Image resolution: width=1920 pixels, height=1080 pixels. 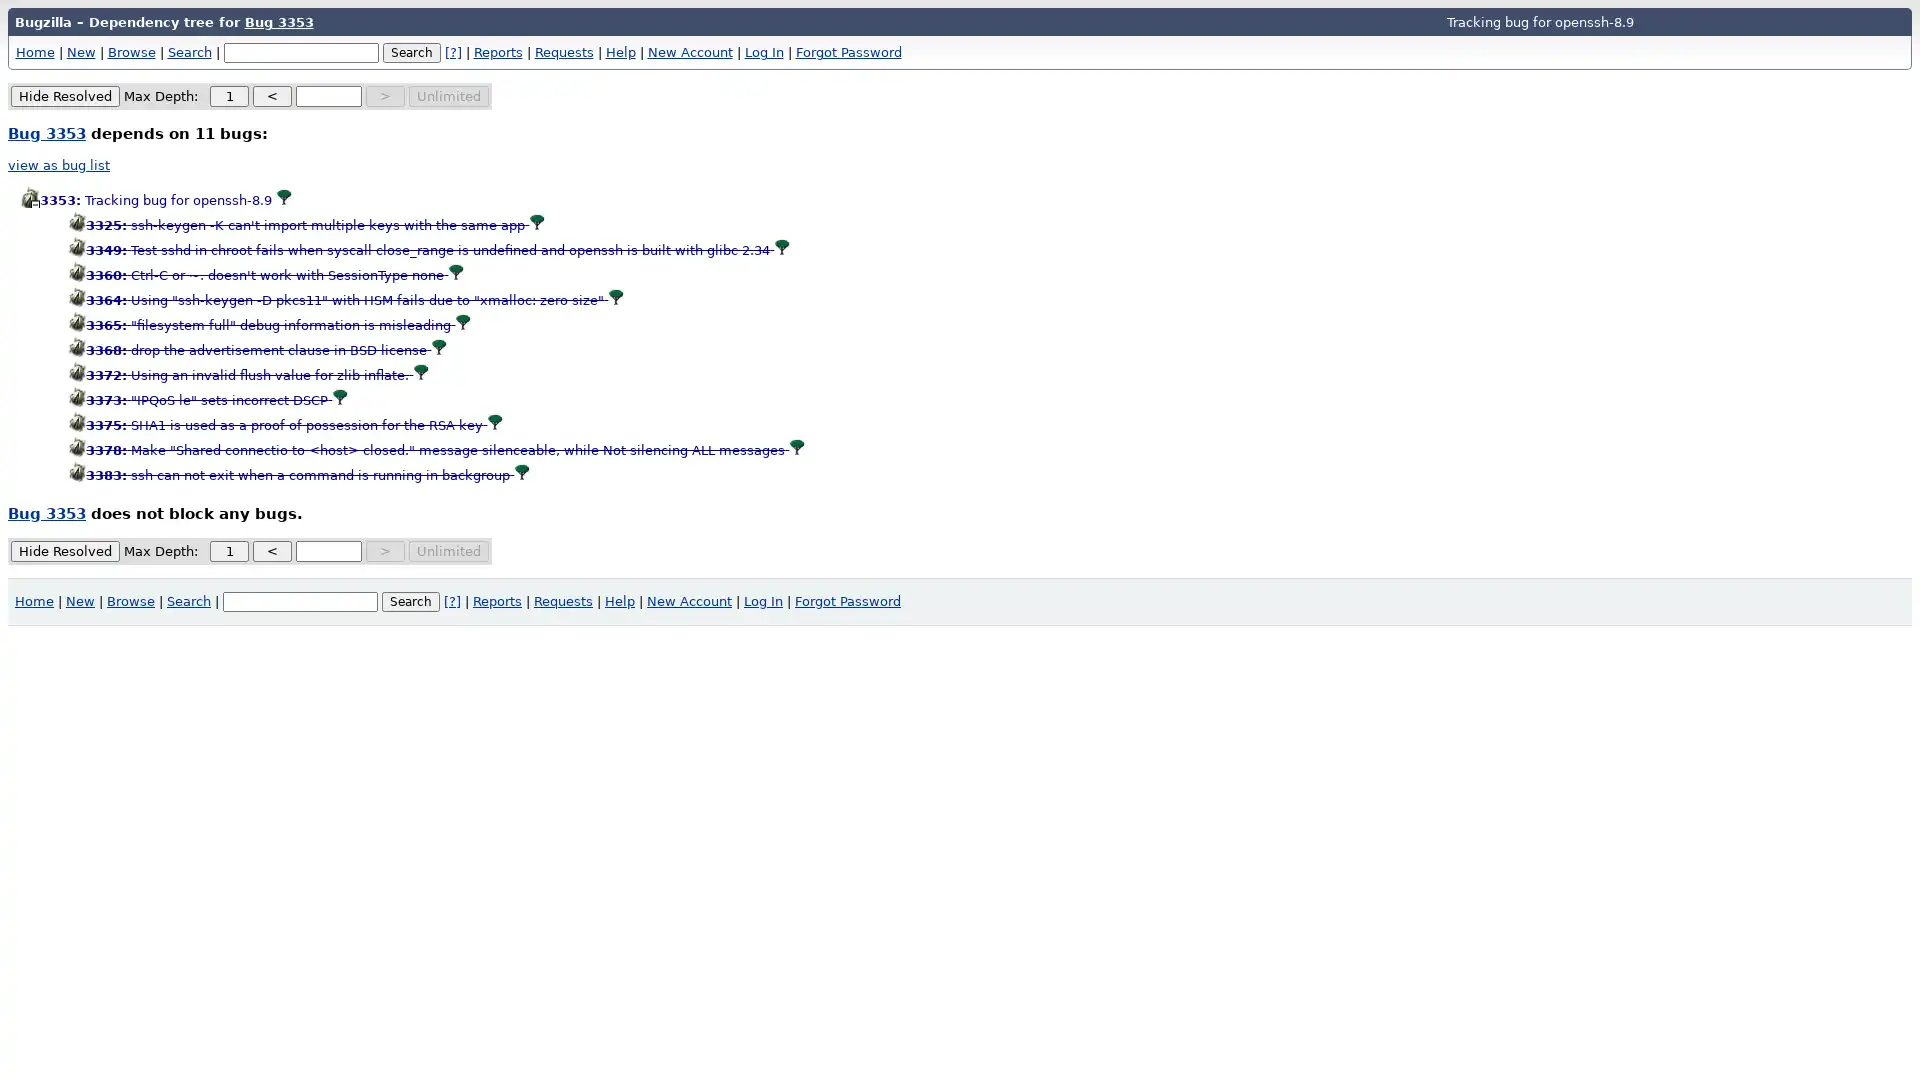 What do you see at coordinates (65, 550) in the screenshot?
I see `Hide Resolved` at bounding box center [65, 550].